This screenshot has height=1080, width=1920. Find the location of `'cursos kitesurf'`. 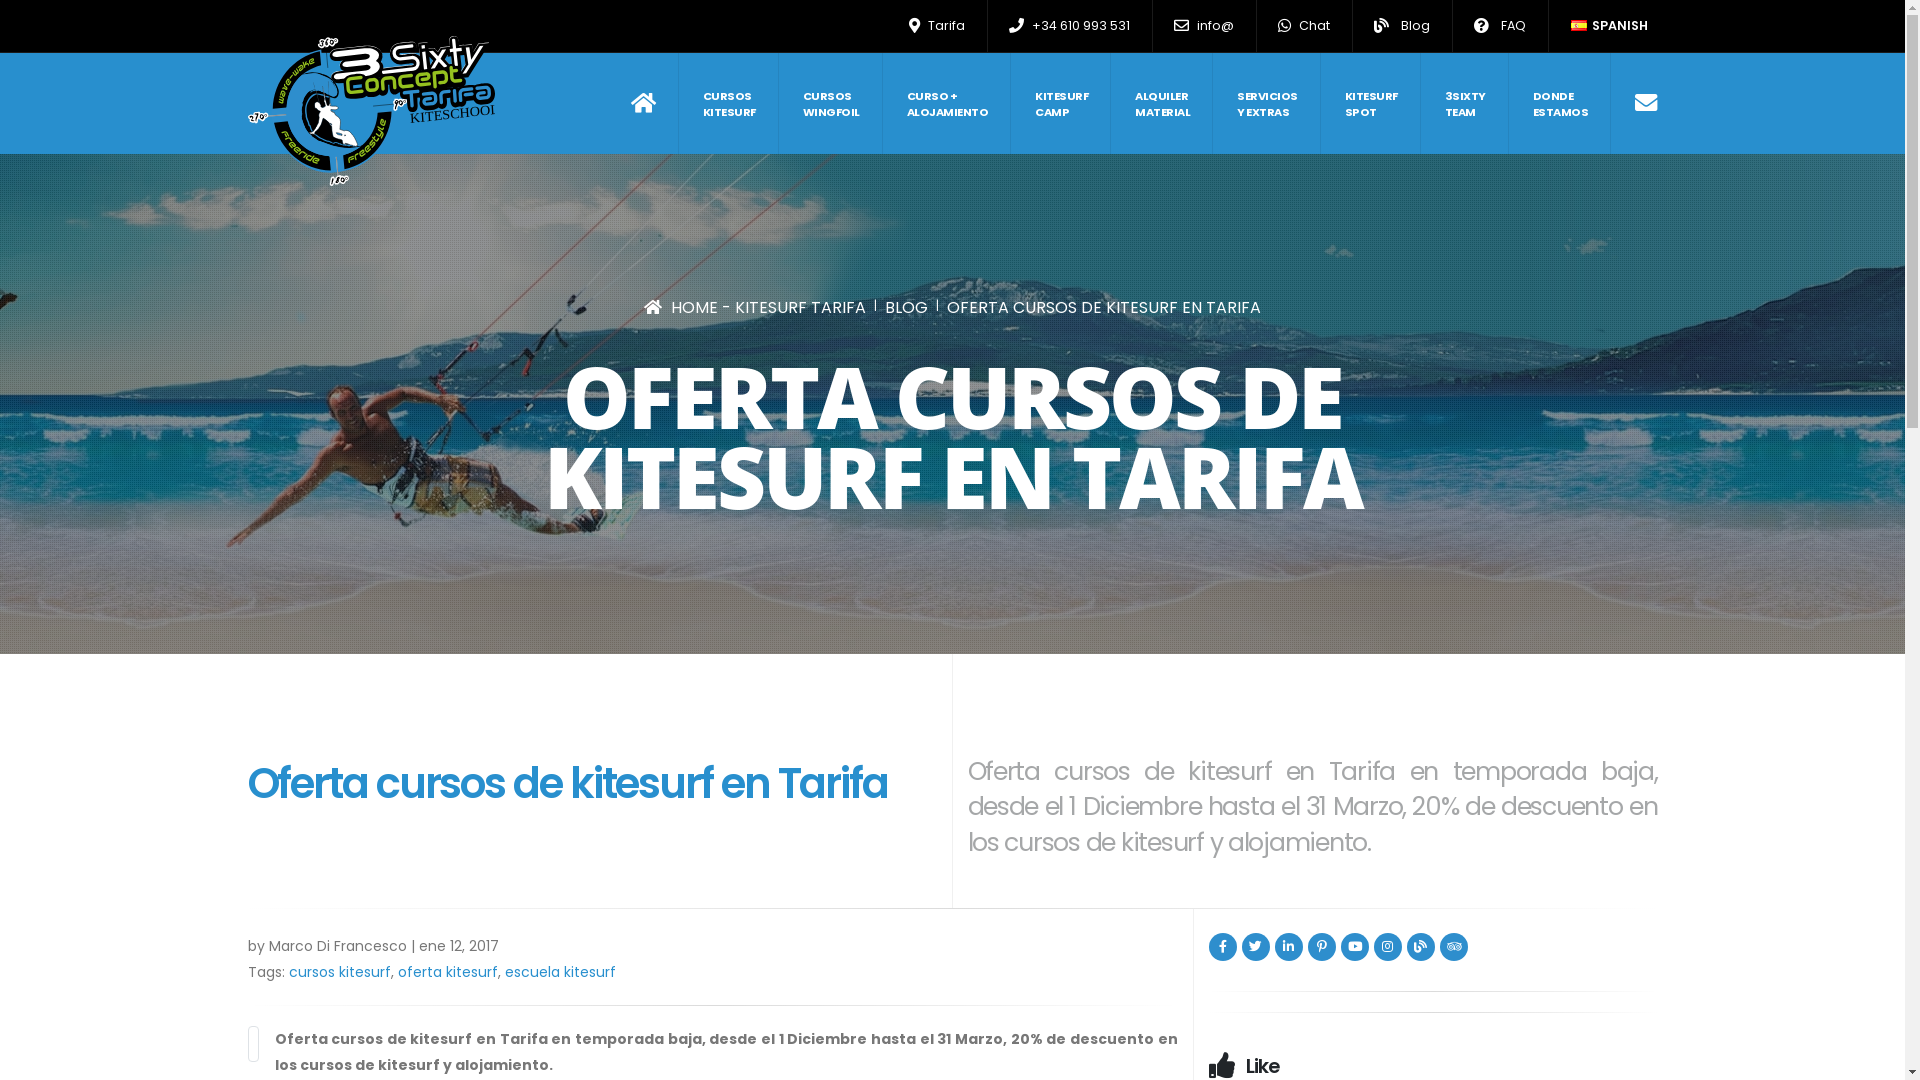

'cursos kitesurf' is located at coordinates (339, 971).